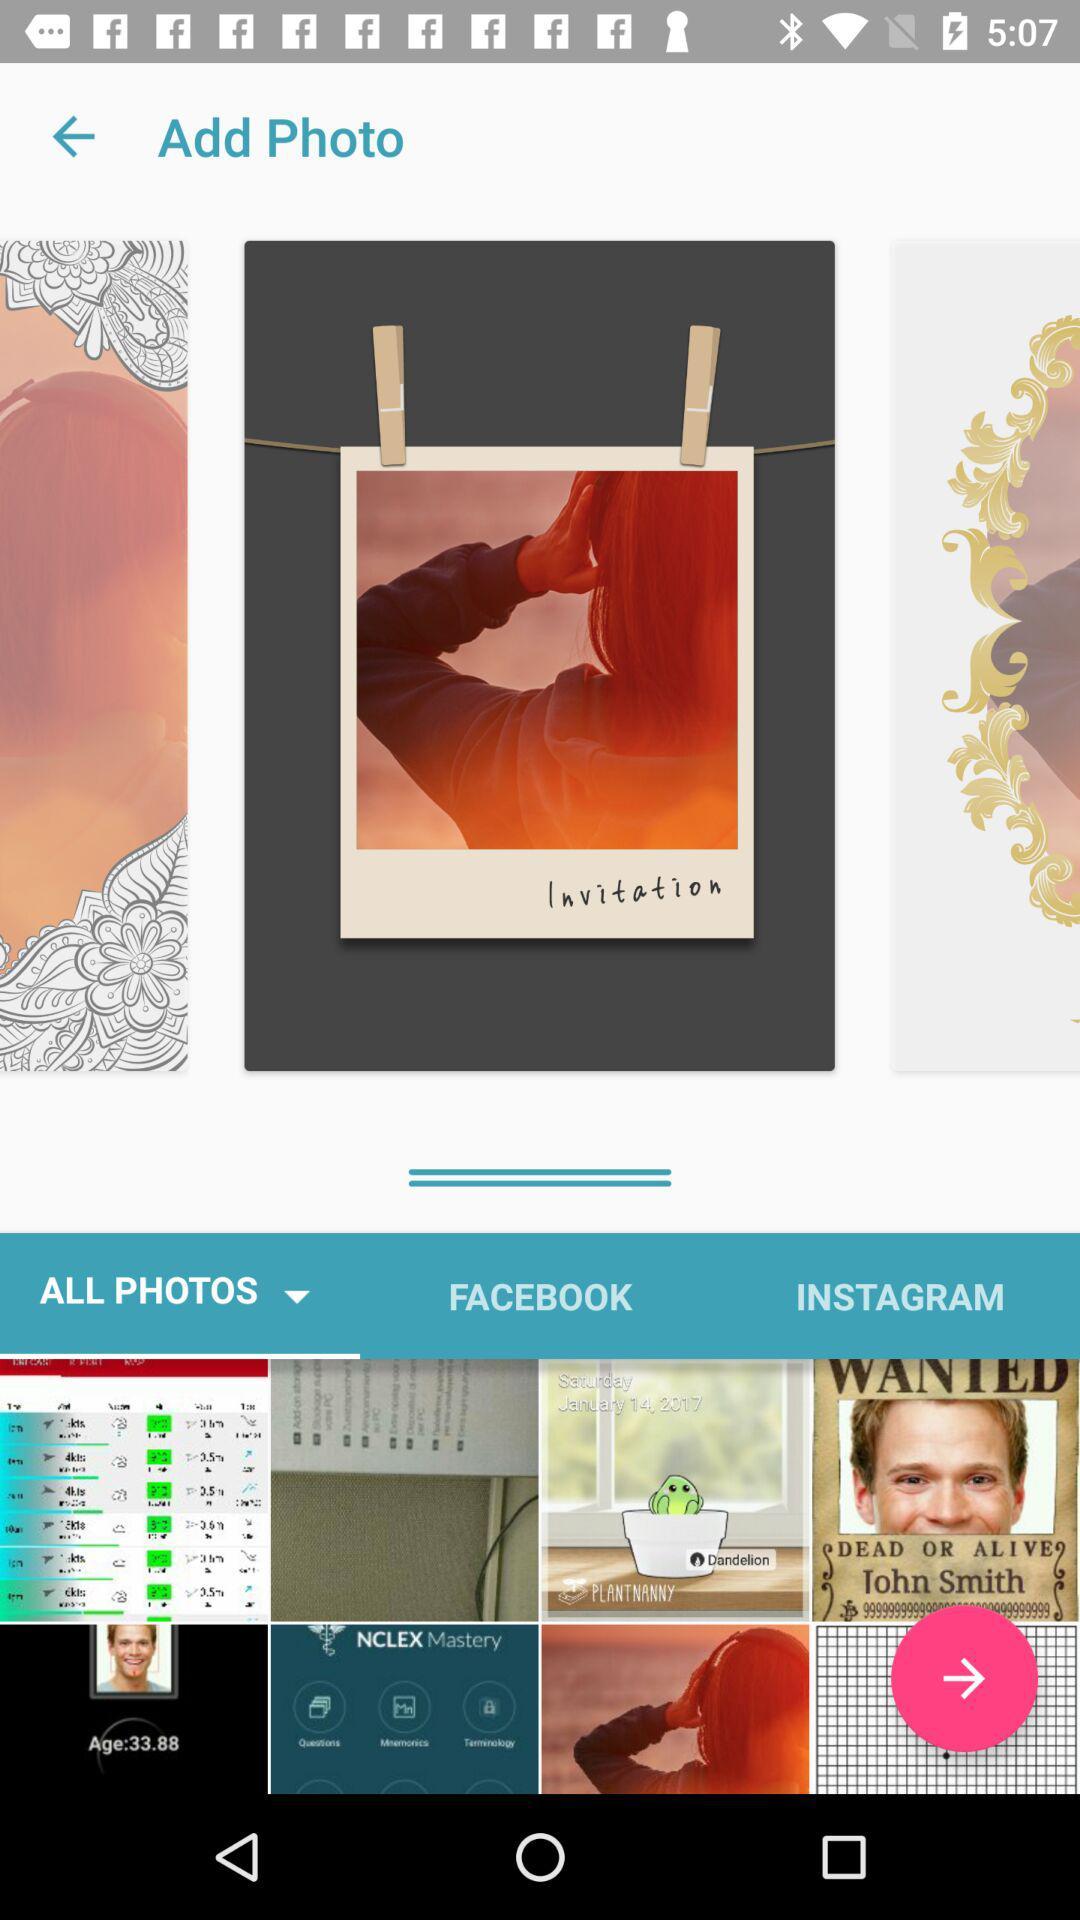  I want to click on the arrow_forward icon, so click(963, 1678).